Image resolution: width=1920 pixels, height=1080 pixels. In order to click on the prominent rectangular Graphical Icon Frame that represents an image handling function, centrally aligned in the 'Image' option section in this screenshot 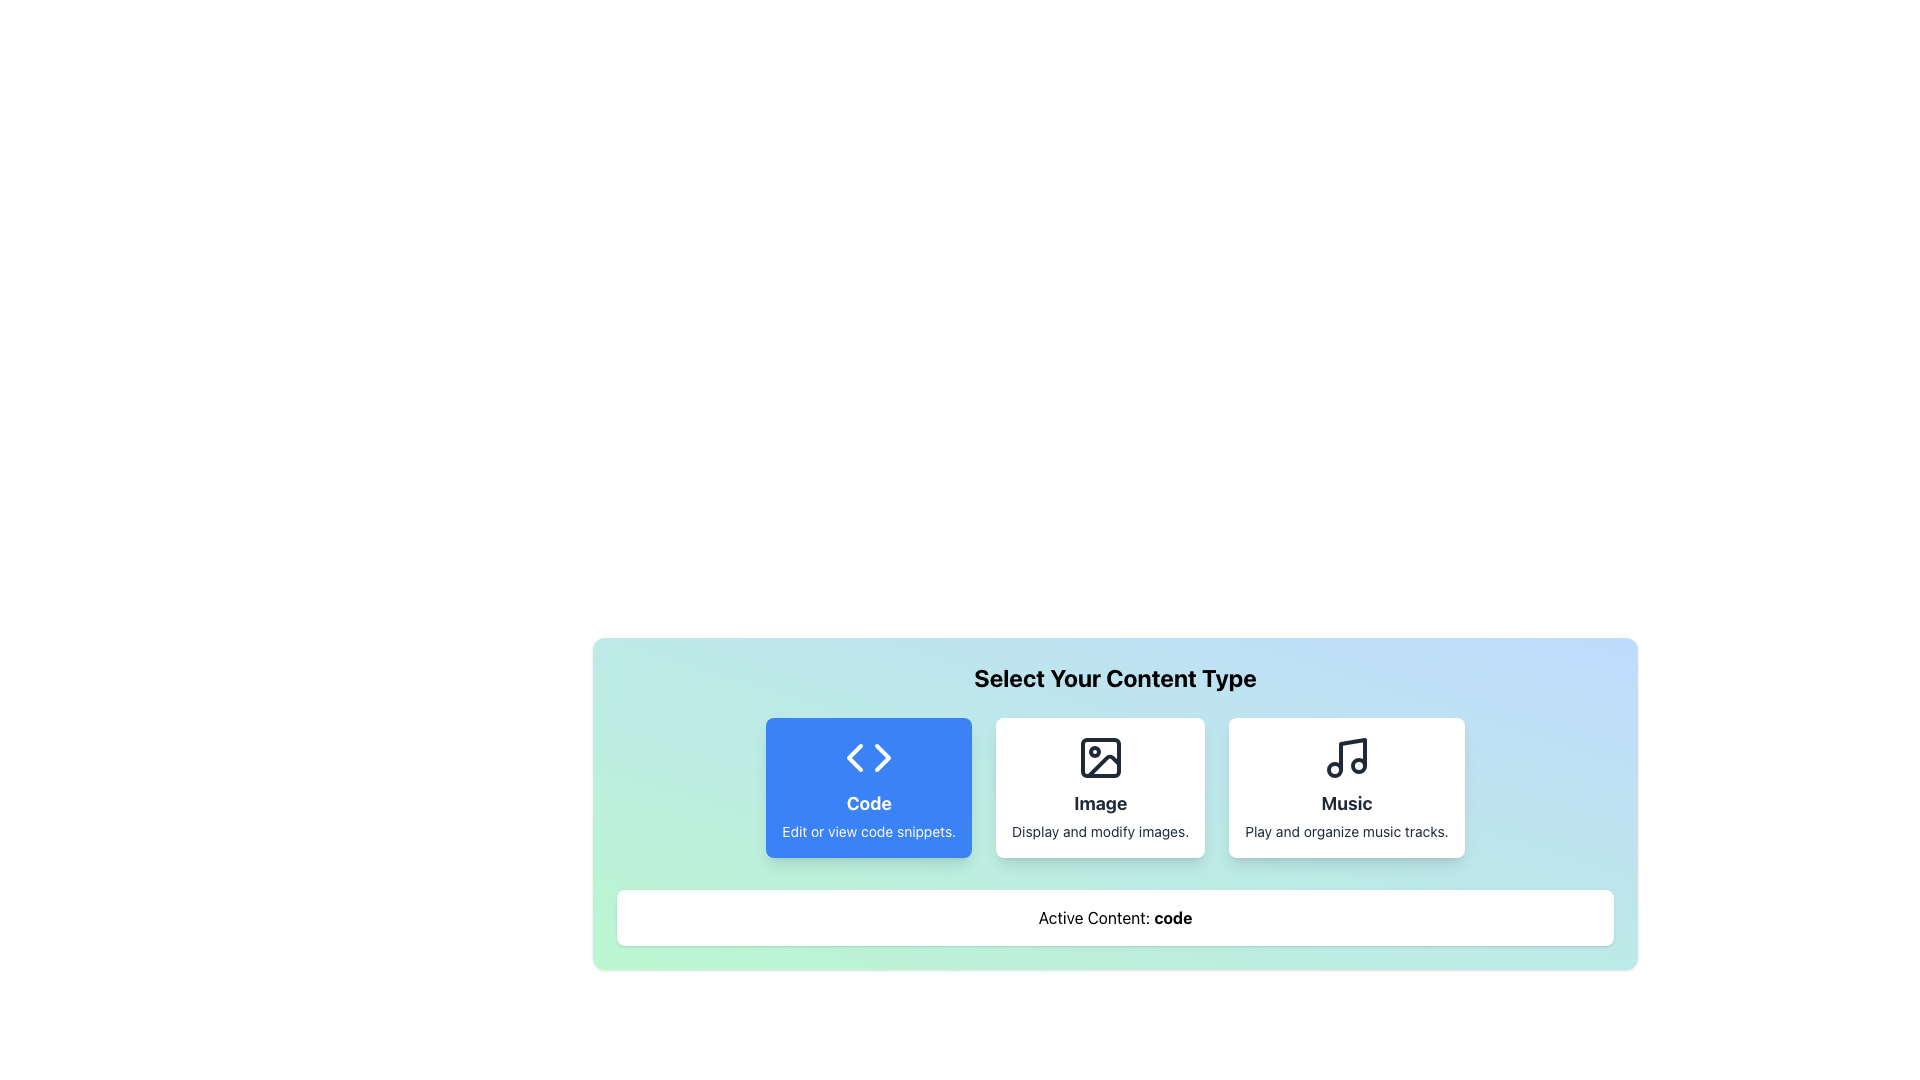, I will do `click(1099, 758)`.